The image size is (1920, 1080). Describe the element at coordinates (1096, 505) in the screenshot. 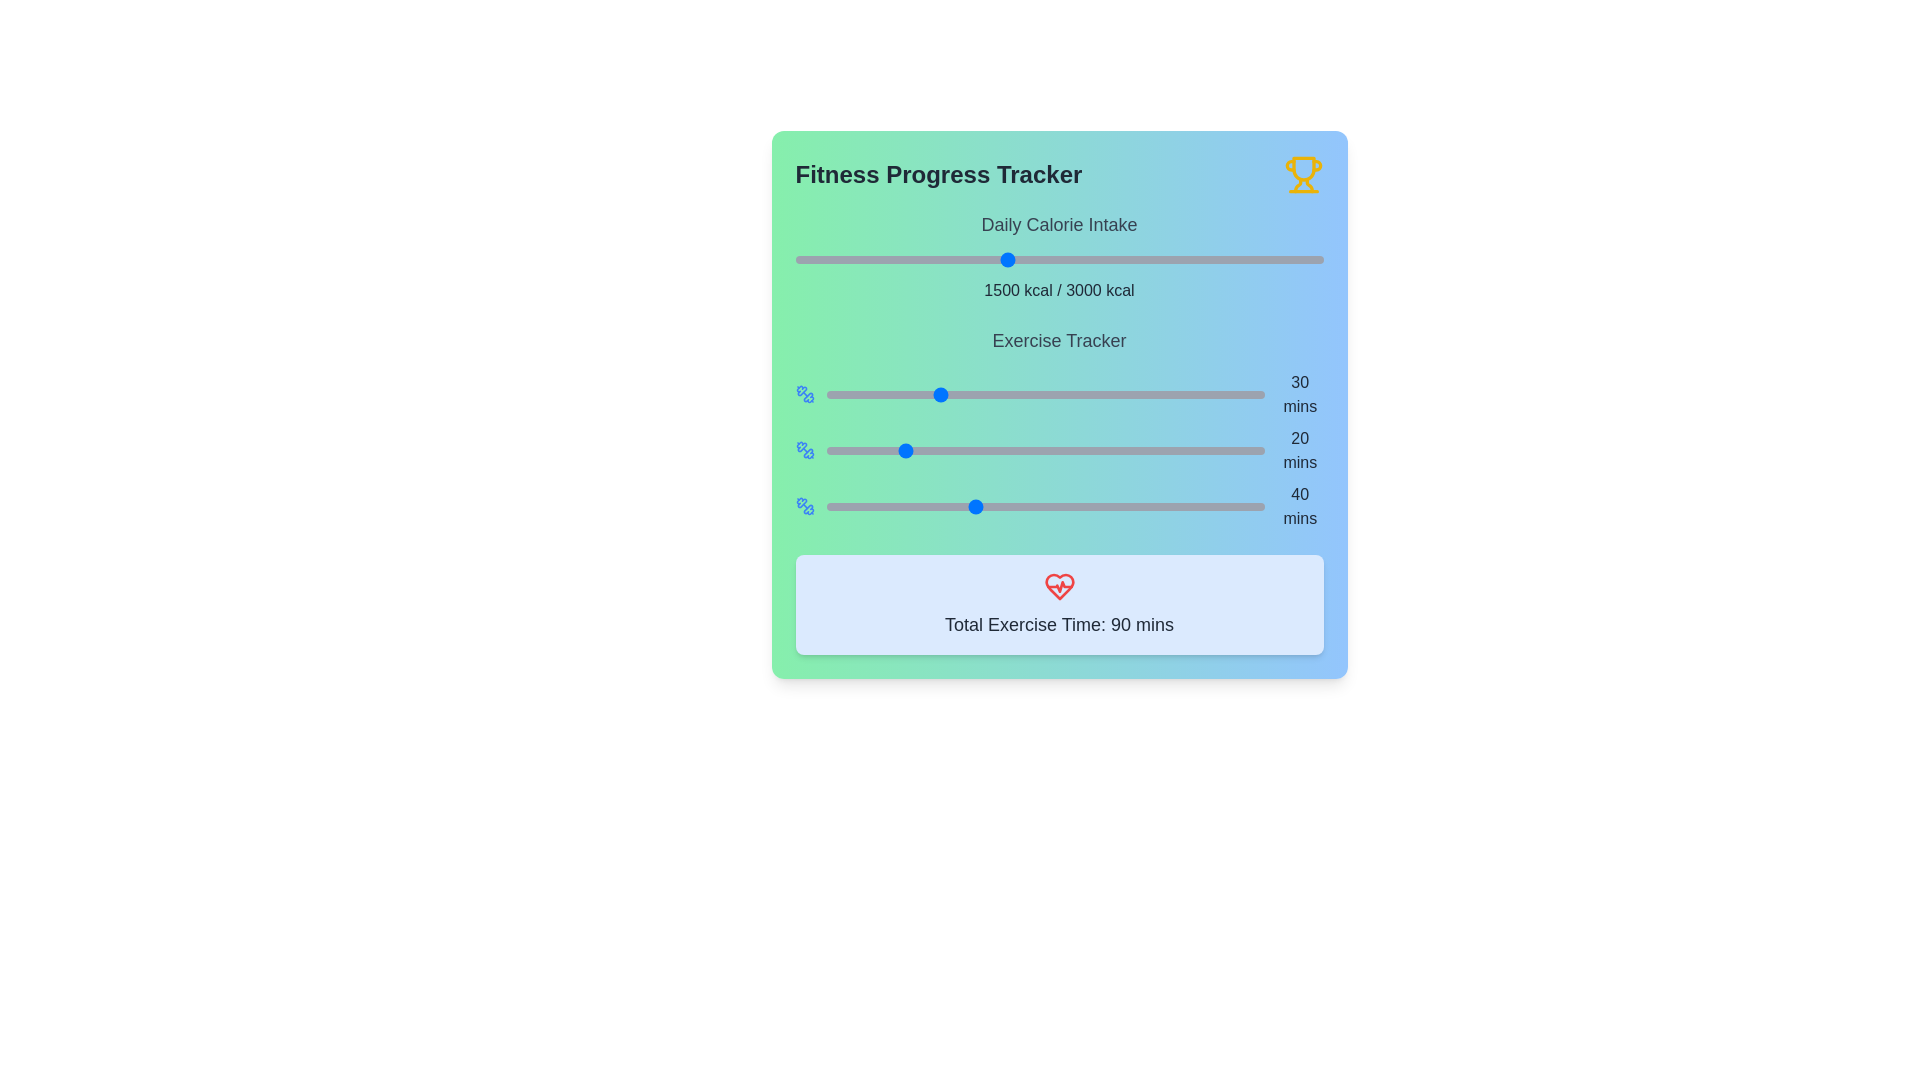

I see `the exercise time` at that location.